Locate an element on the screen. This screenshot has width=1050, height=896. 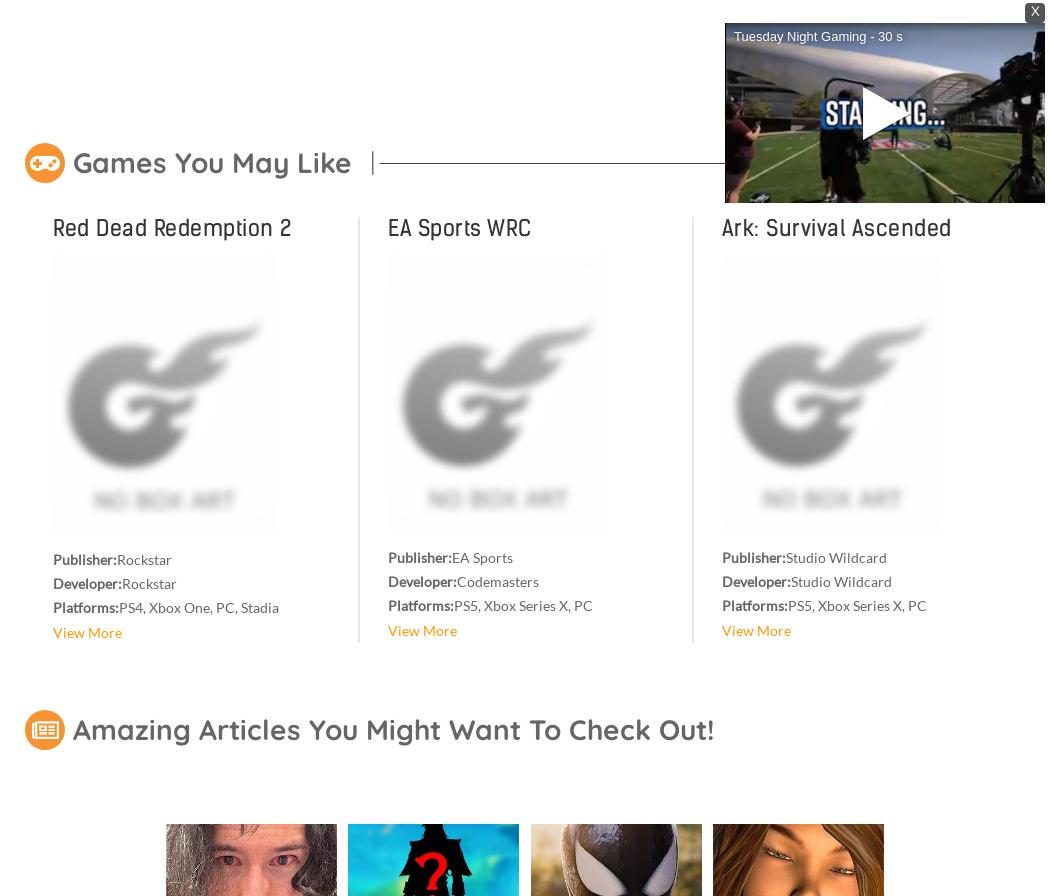
'00:30' is located at coordinates (829, 186).